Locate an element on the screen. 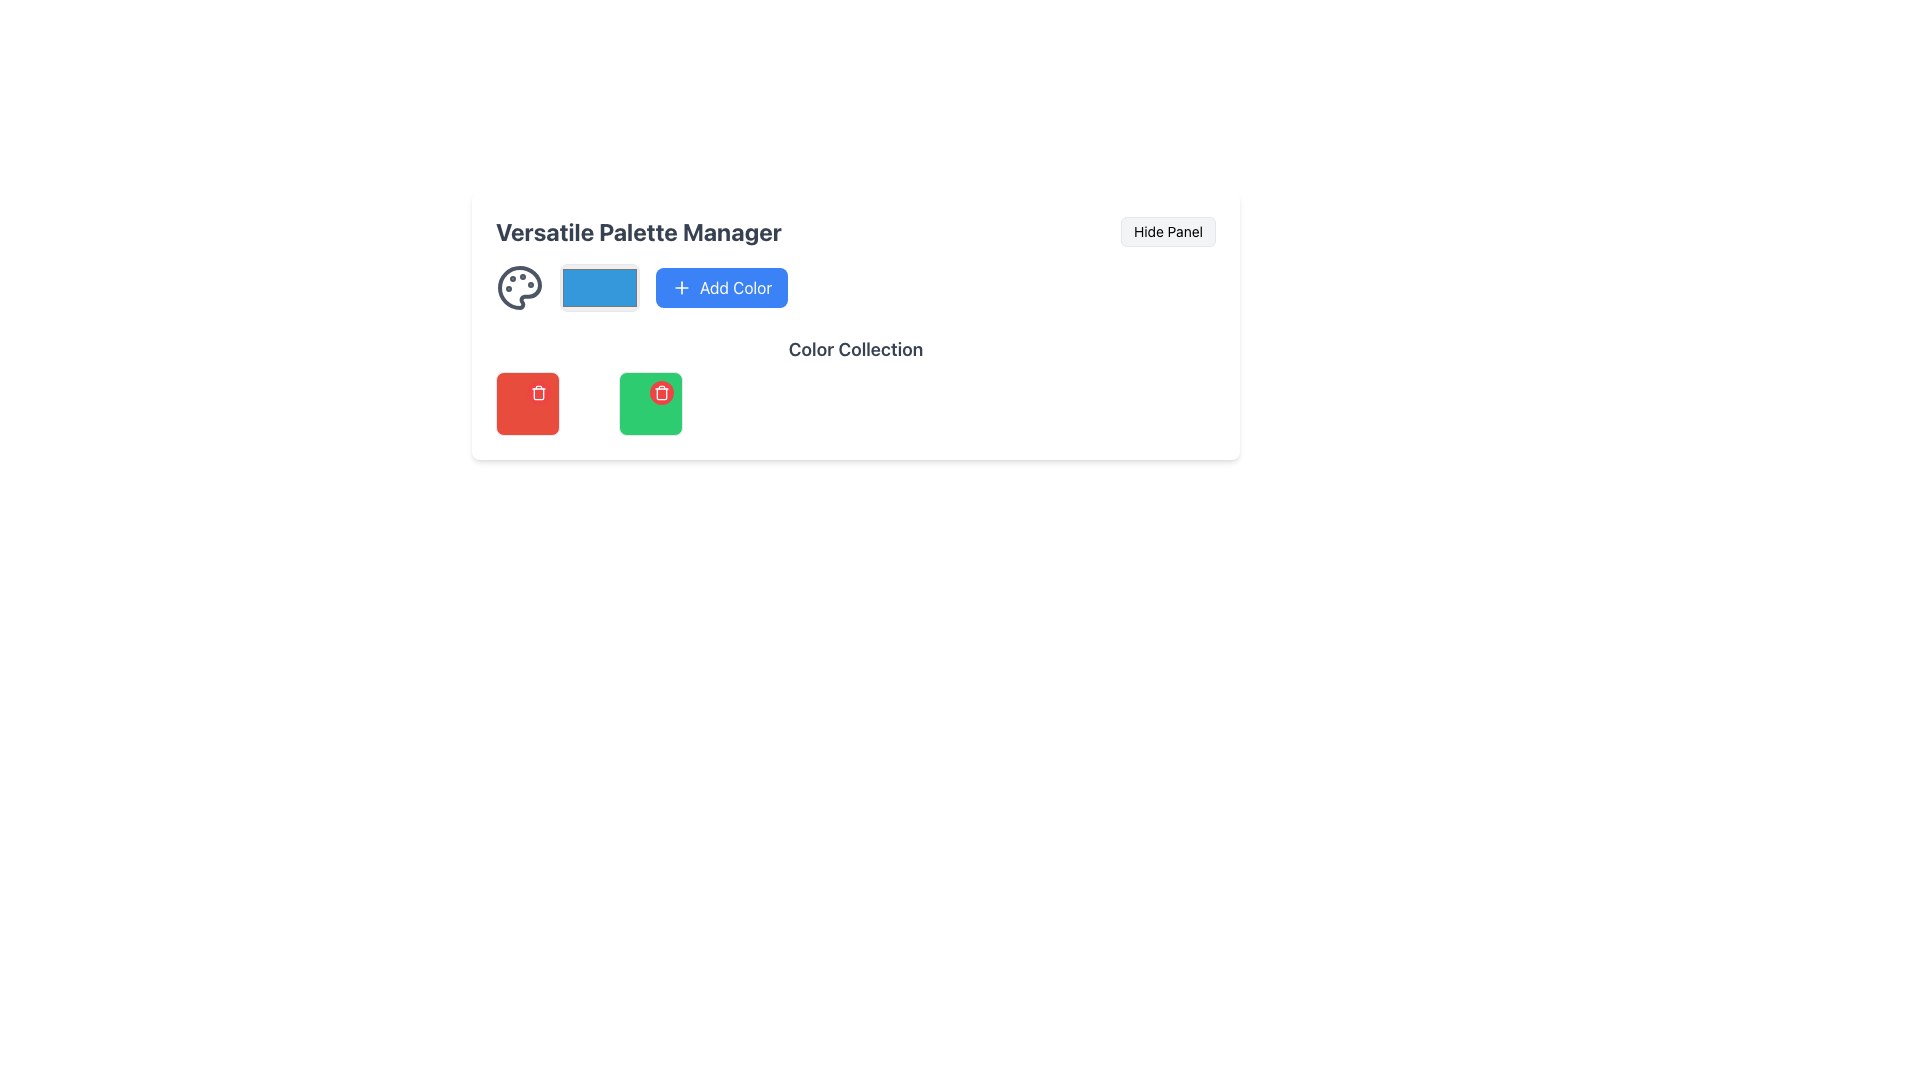  the delete button located in the top-right corner of the green square card is located at coordinates (661, 393).